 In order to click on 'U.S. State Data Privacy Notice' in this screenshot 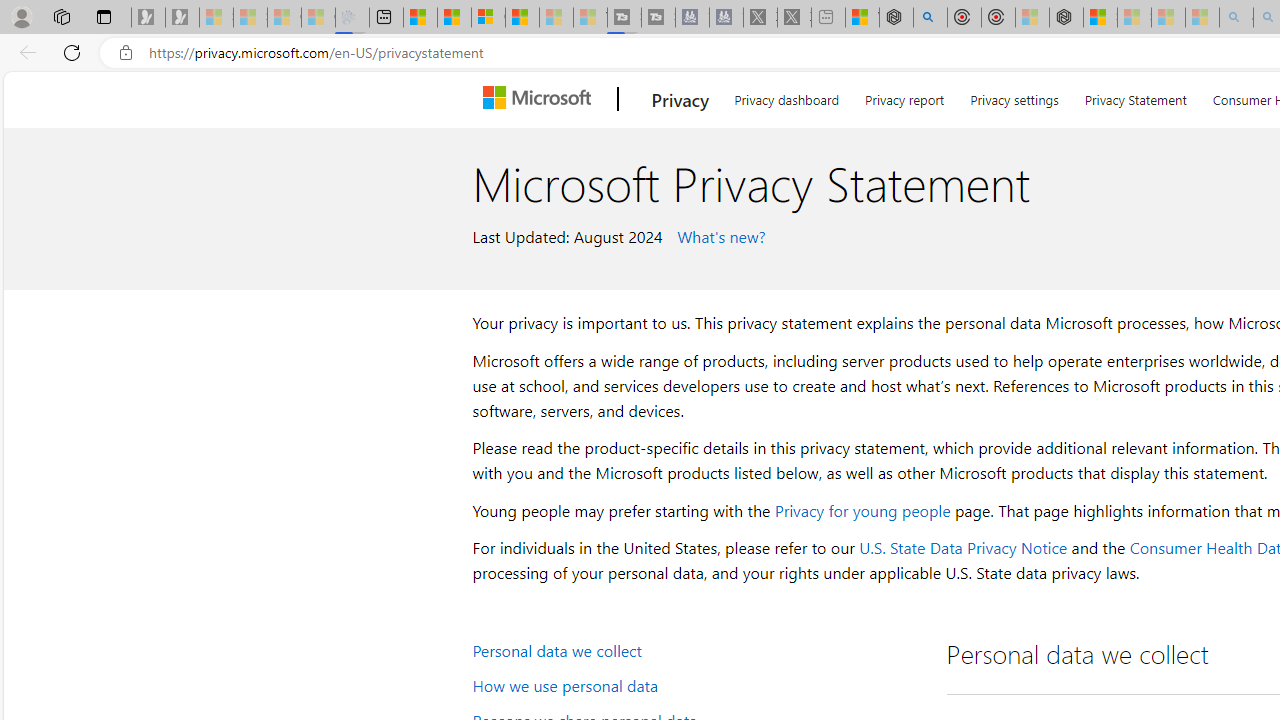, I will do `click(963, 547)`.